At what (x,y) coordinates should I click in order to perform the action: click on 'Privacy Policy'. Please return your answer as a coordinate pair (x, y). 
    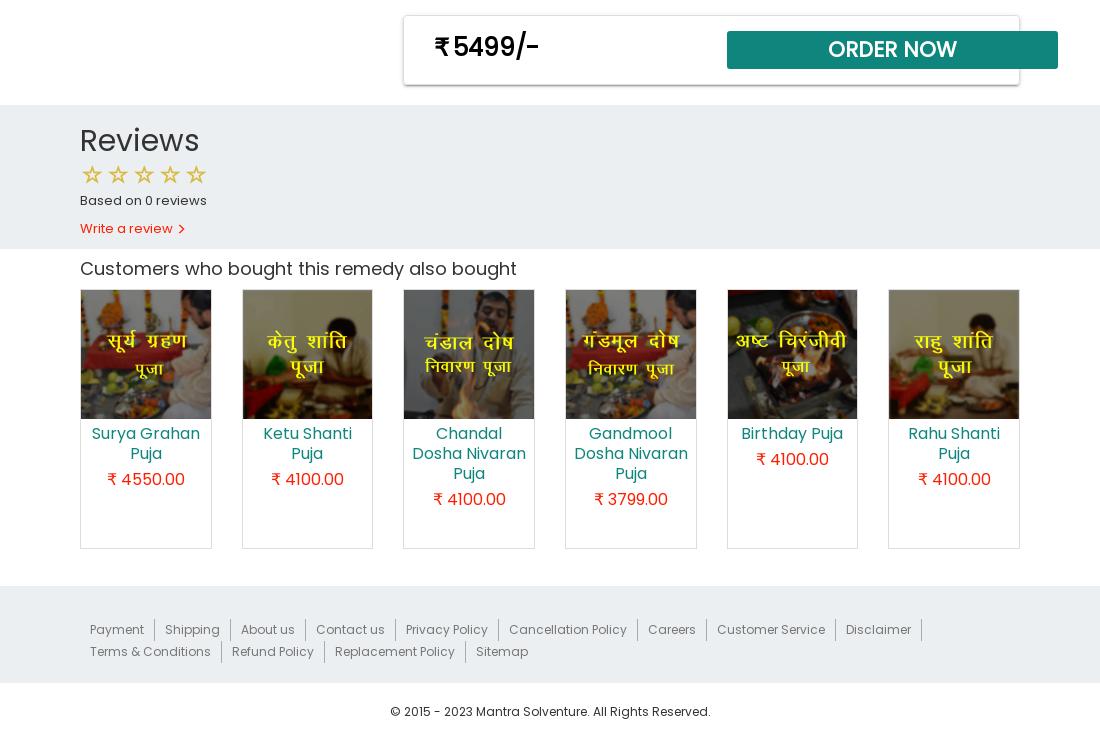
    Looking at the image, I should click on (446, 628).